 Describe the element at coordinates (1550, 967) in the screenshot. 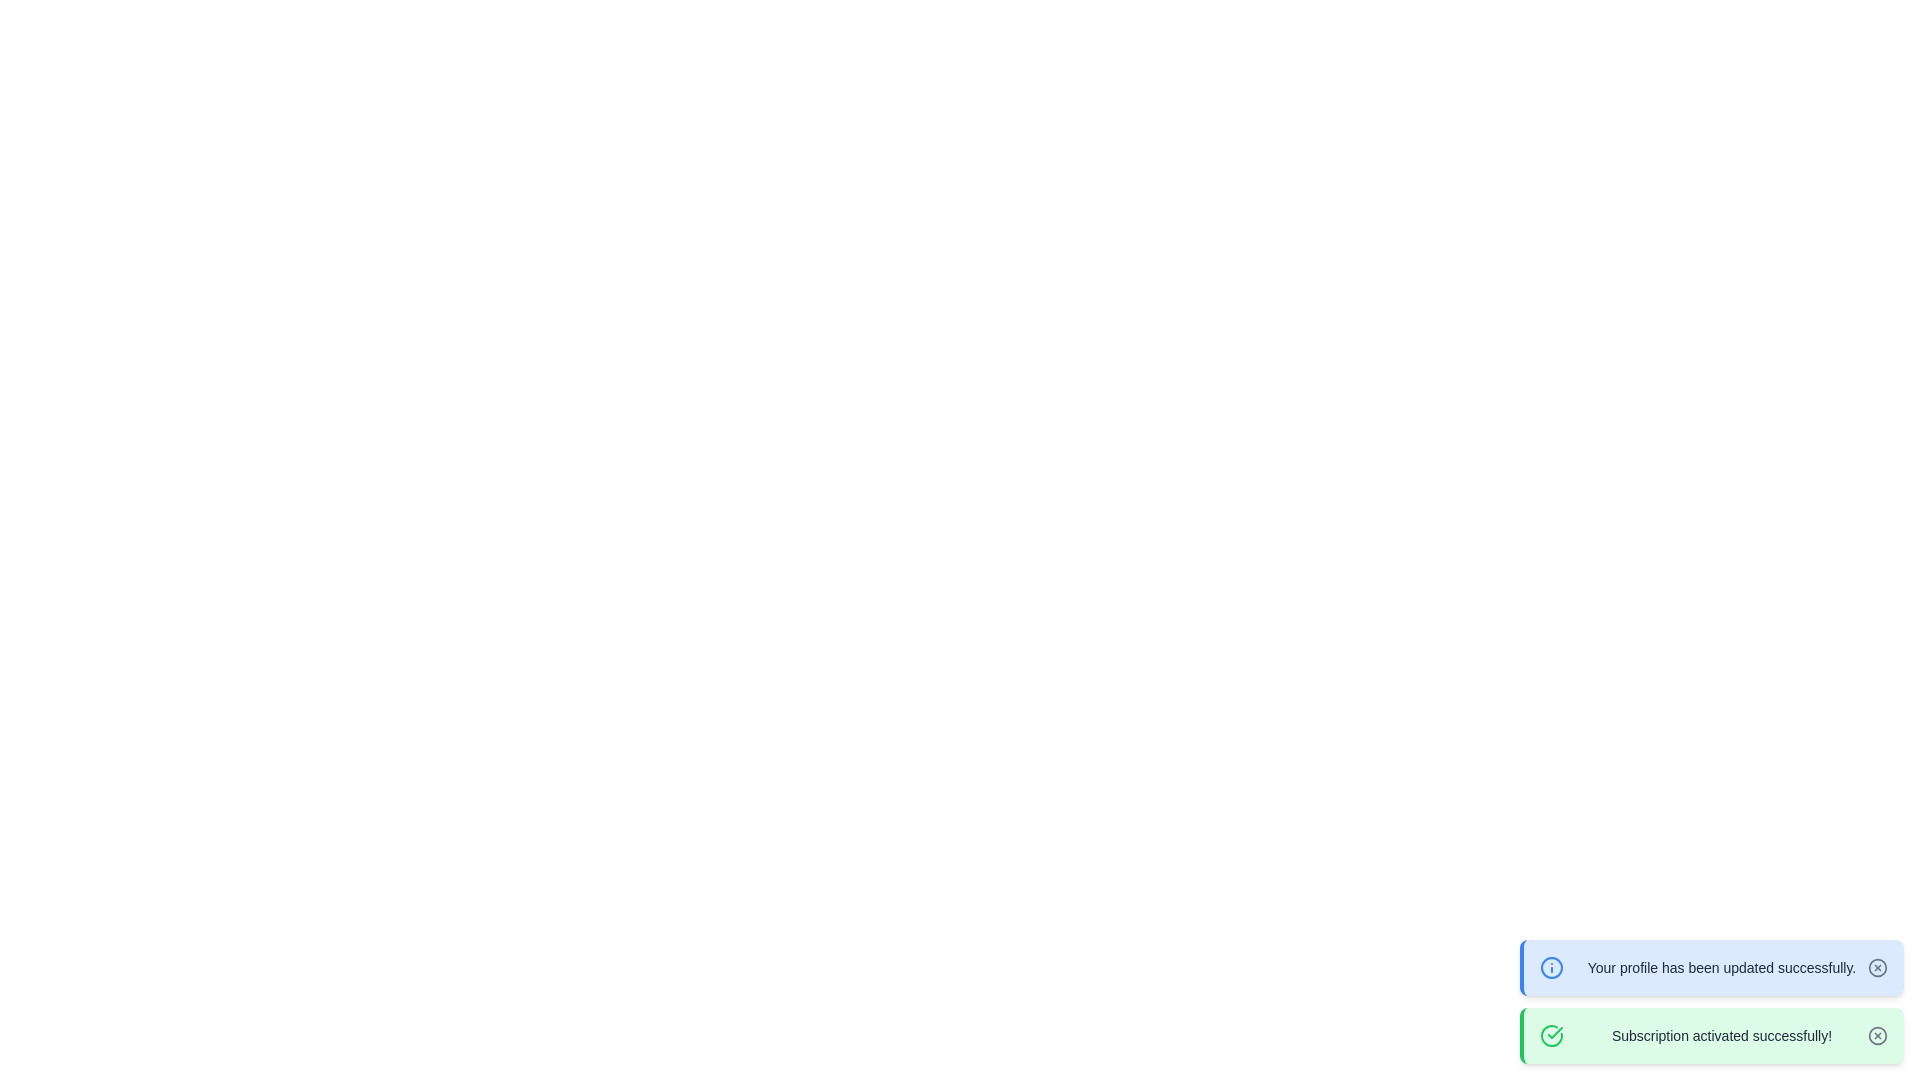

I see `the decorative icon located to the far left within the notification panel indicating 'Your profile has been updated successfully.'` at that location.